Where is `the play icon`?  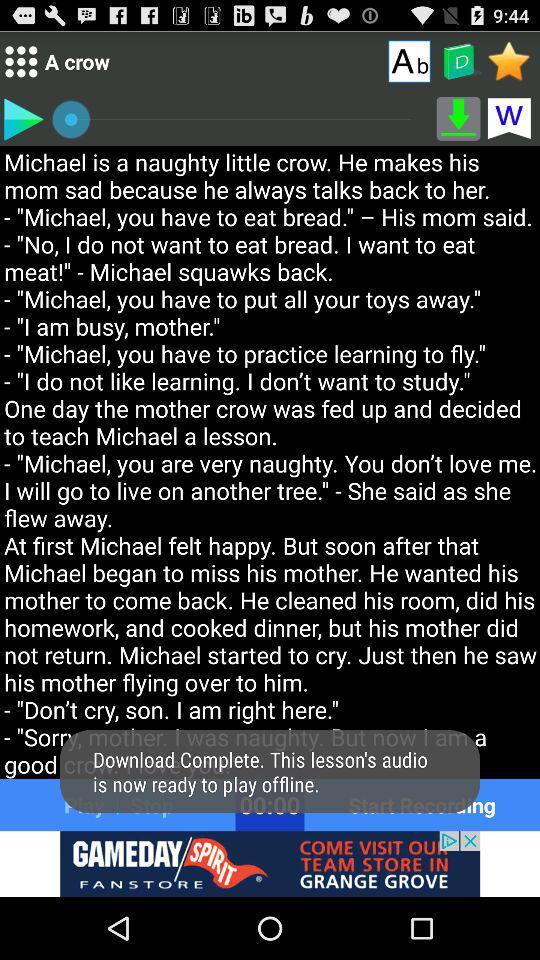 the play icon is located at coordinates (22, 126).